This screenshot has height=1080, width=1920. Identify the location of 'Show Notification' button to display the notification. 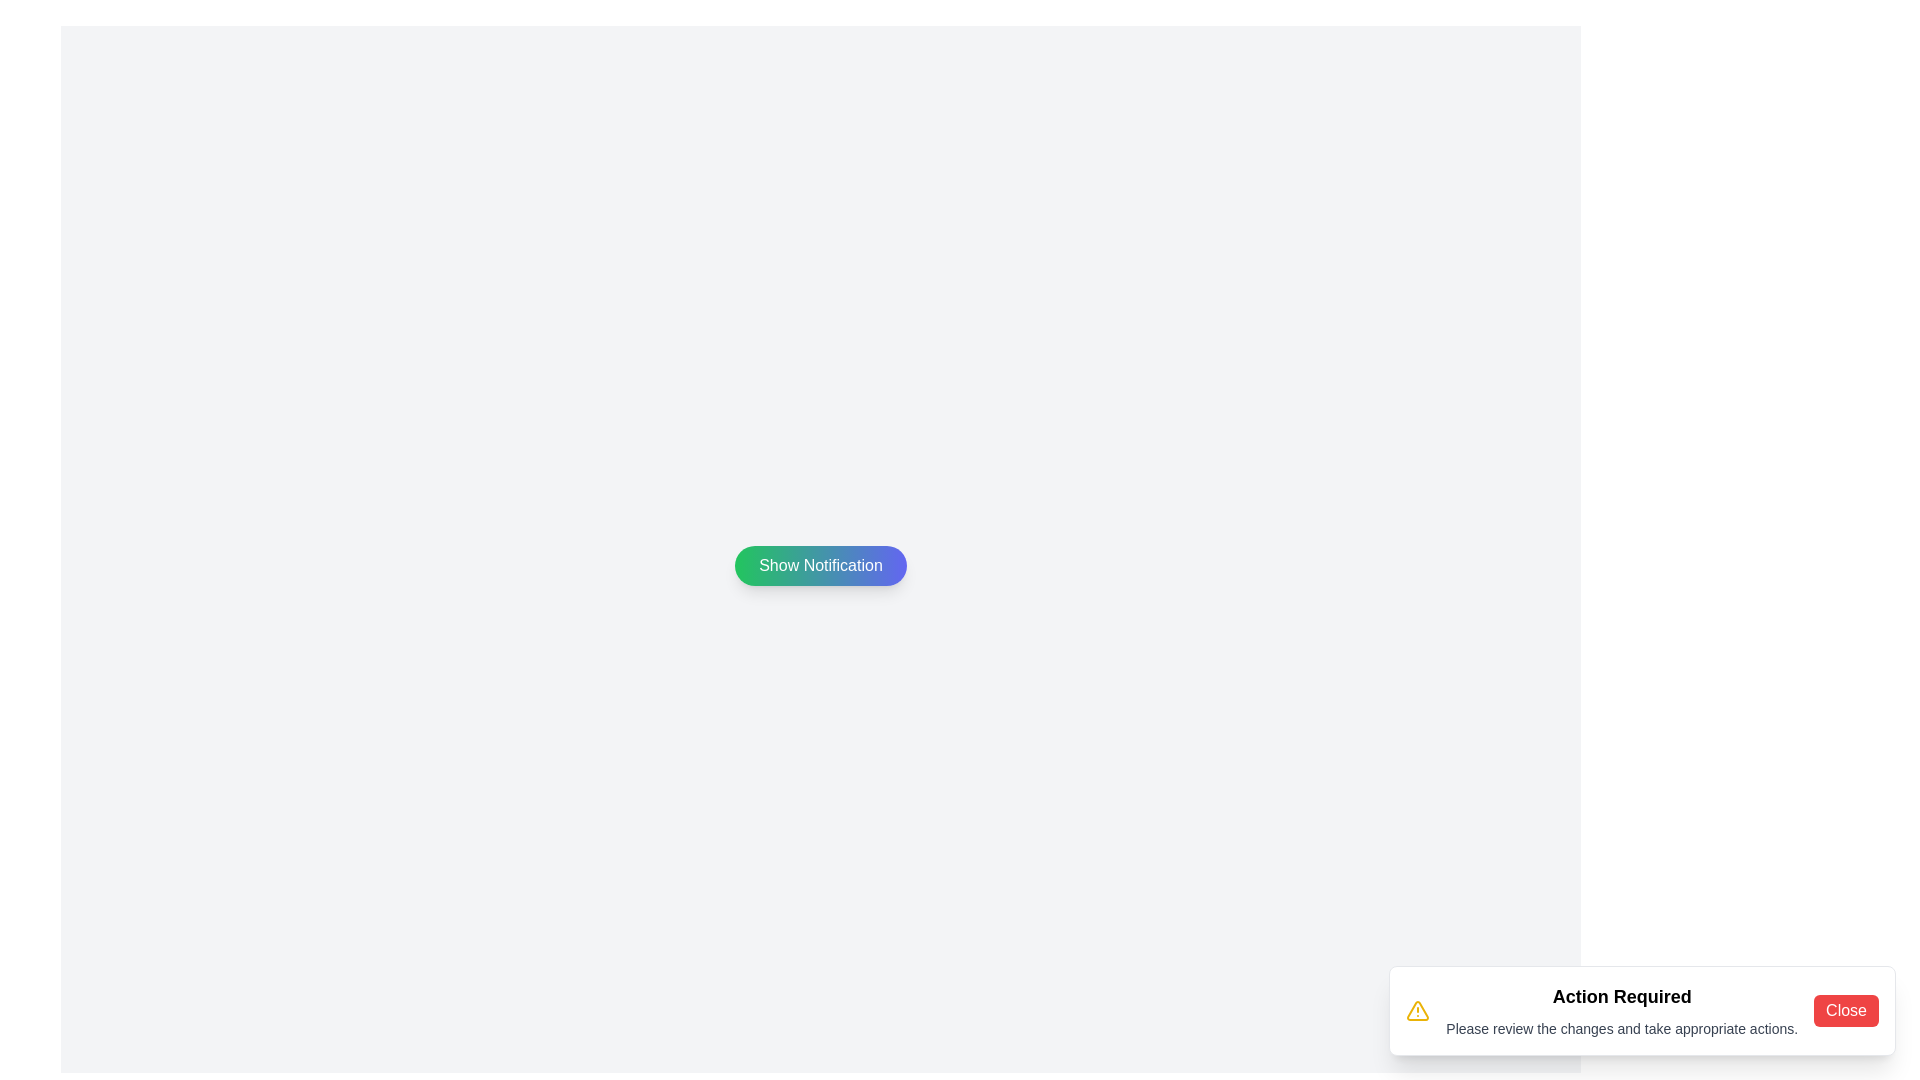
(820, 566).